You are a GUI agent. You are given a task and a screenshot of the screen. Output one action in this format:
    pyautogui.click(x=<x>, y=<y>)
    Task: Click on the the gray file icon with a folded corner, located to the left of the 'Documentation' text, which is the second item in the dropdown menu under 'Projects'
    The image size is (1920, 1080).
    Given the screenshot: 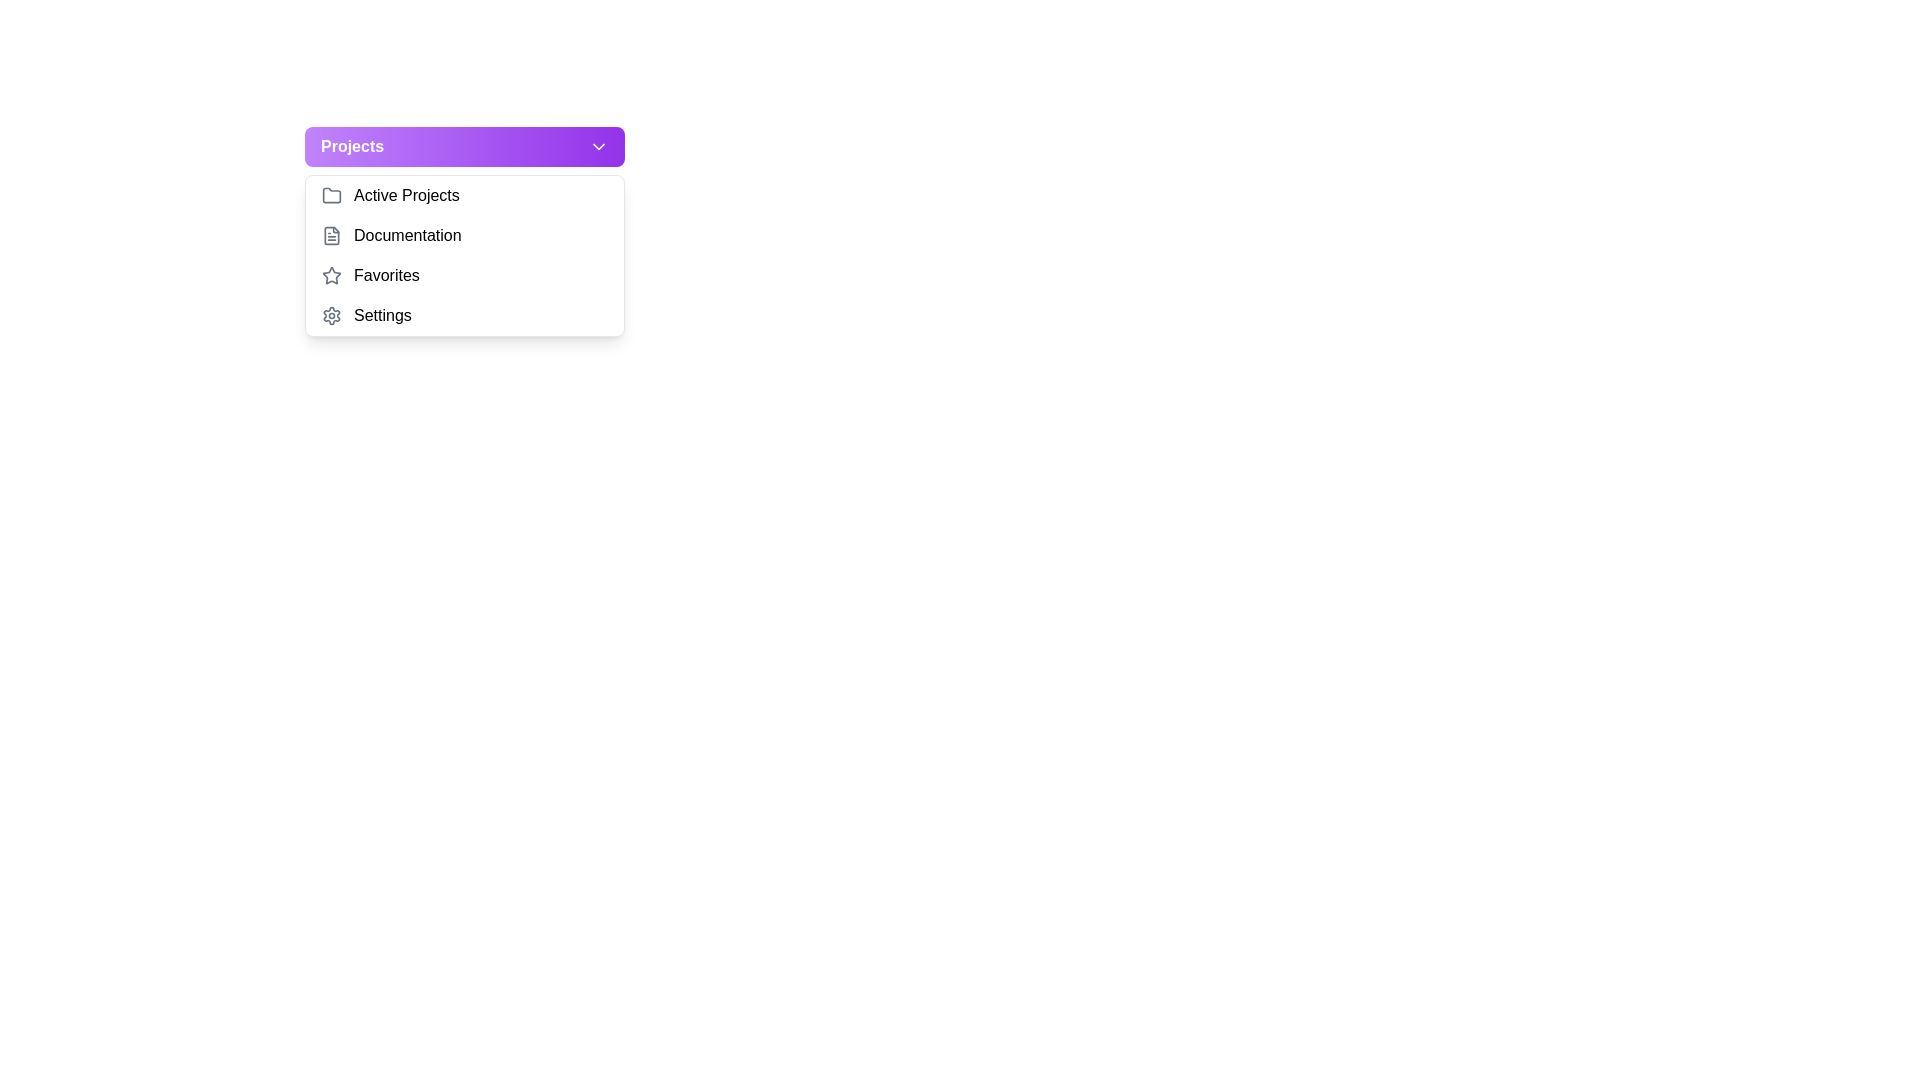 What is the action you would take?
    pyautogui.click(x=331, y=234)
    